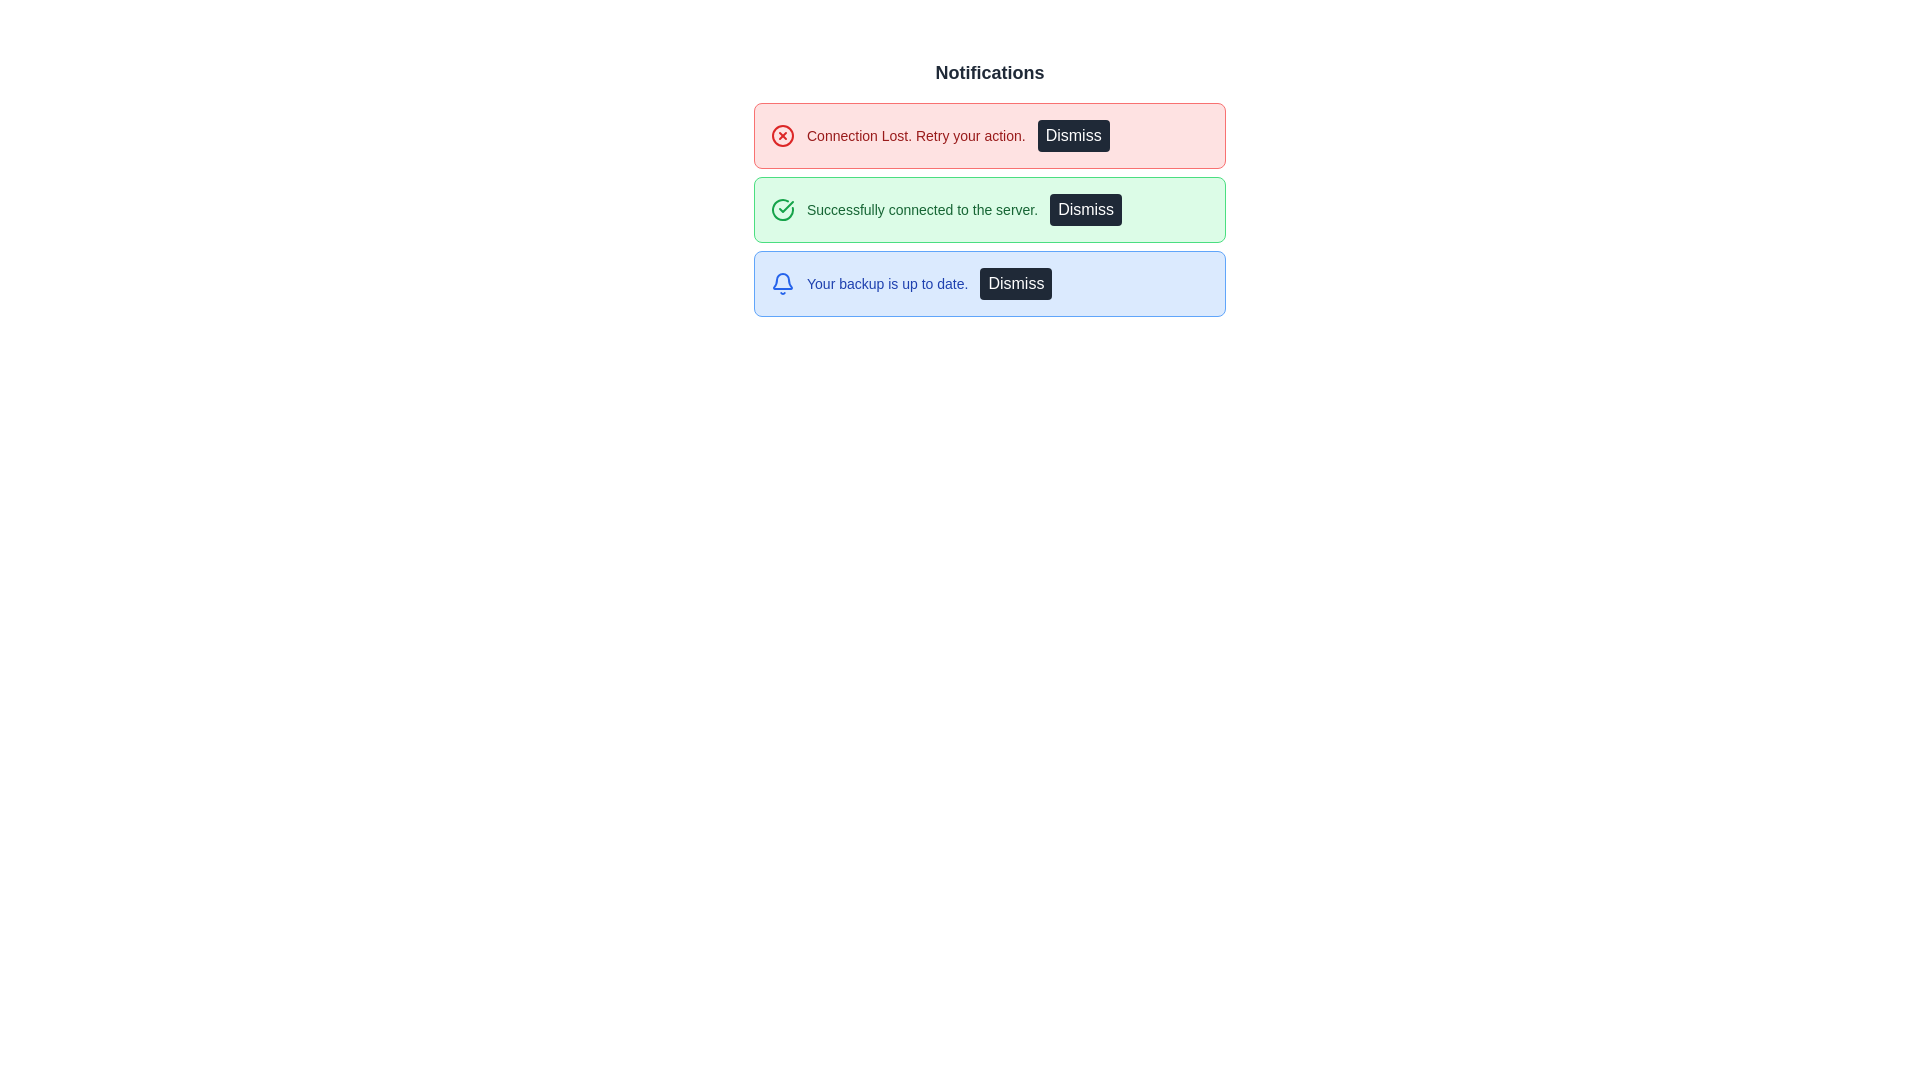 The height and width of the screenshot is (1080, 1920). Describe the element at coordinates (781, 209) in the screenshot. I see `the success icon located to the left of the notification bar indicating 'Successfully connected to the server.'` at that location.